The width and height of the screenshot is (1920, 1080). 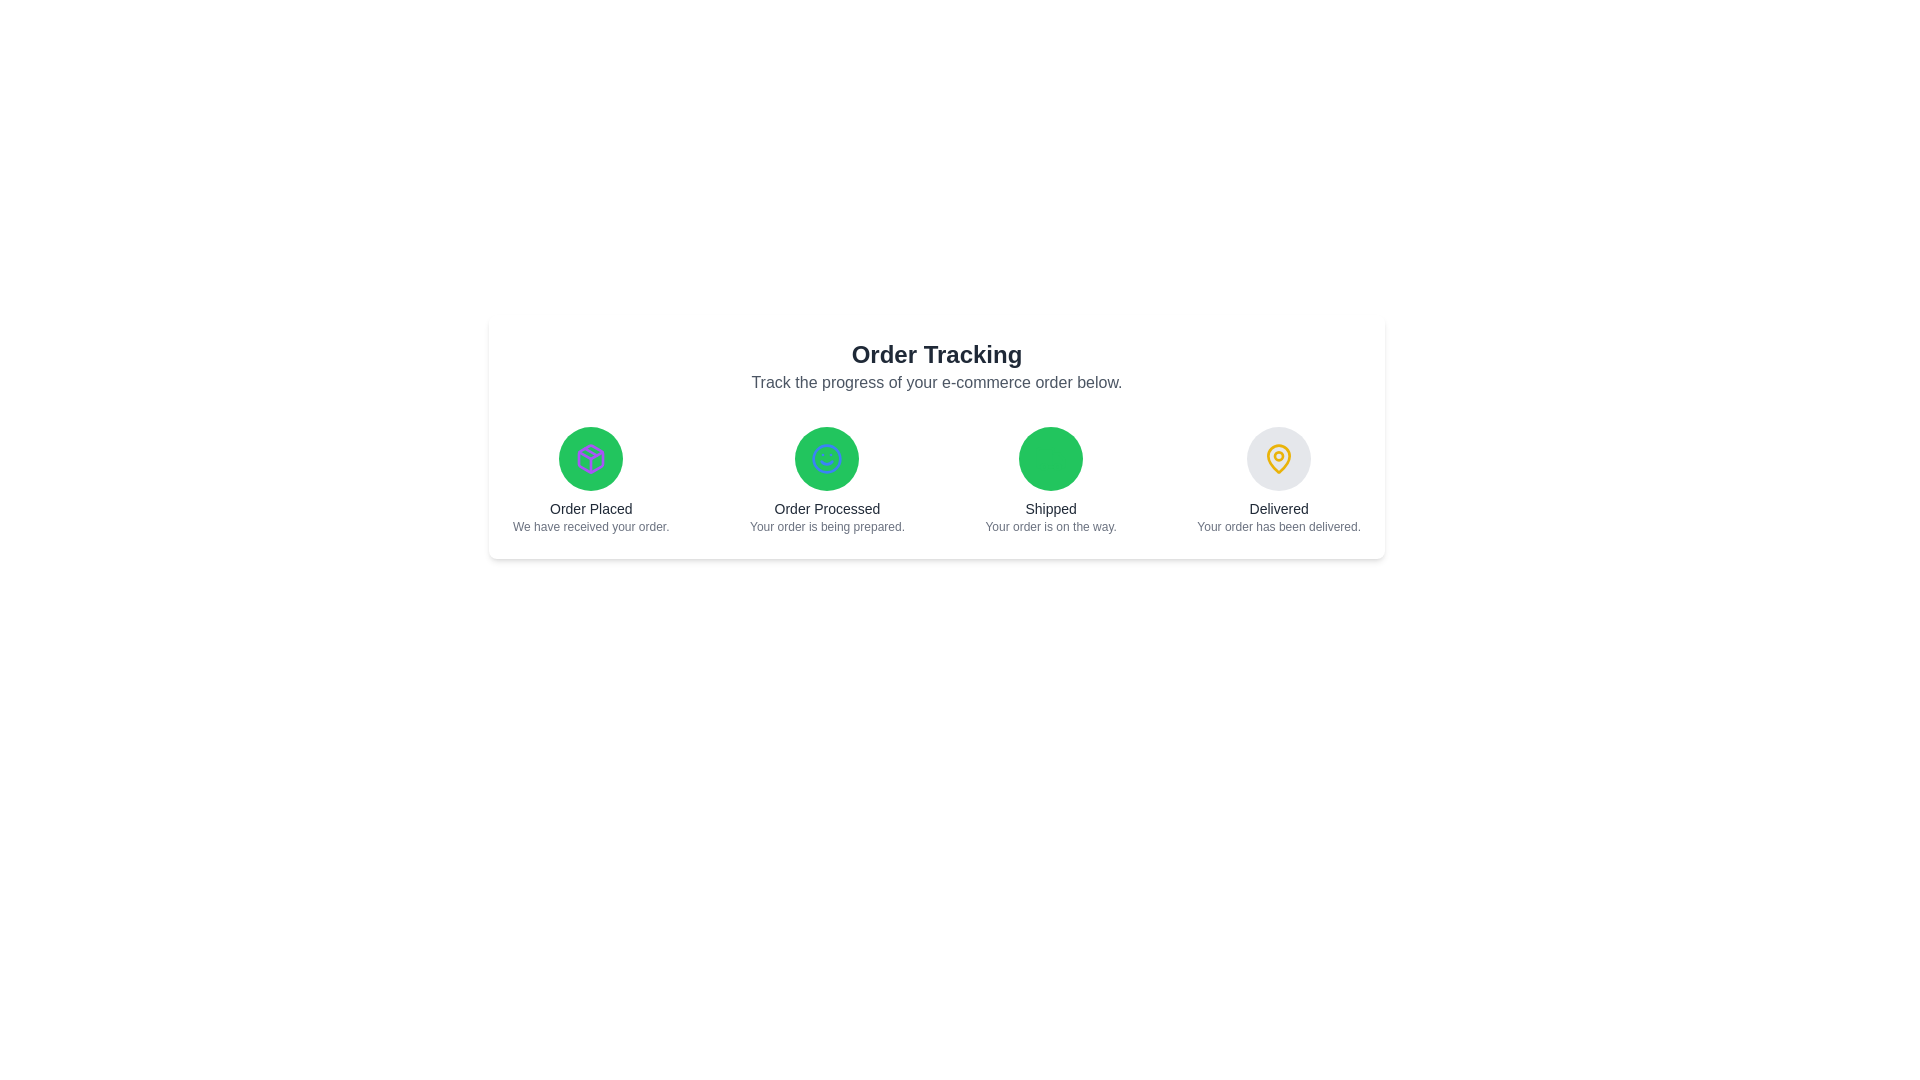 I want to click on the 'Order Processed' icon-based status indicator, so click(x=827, y=459).